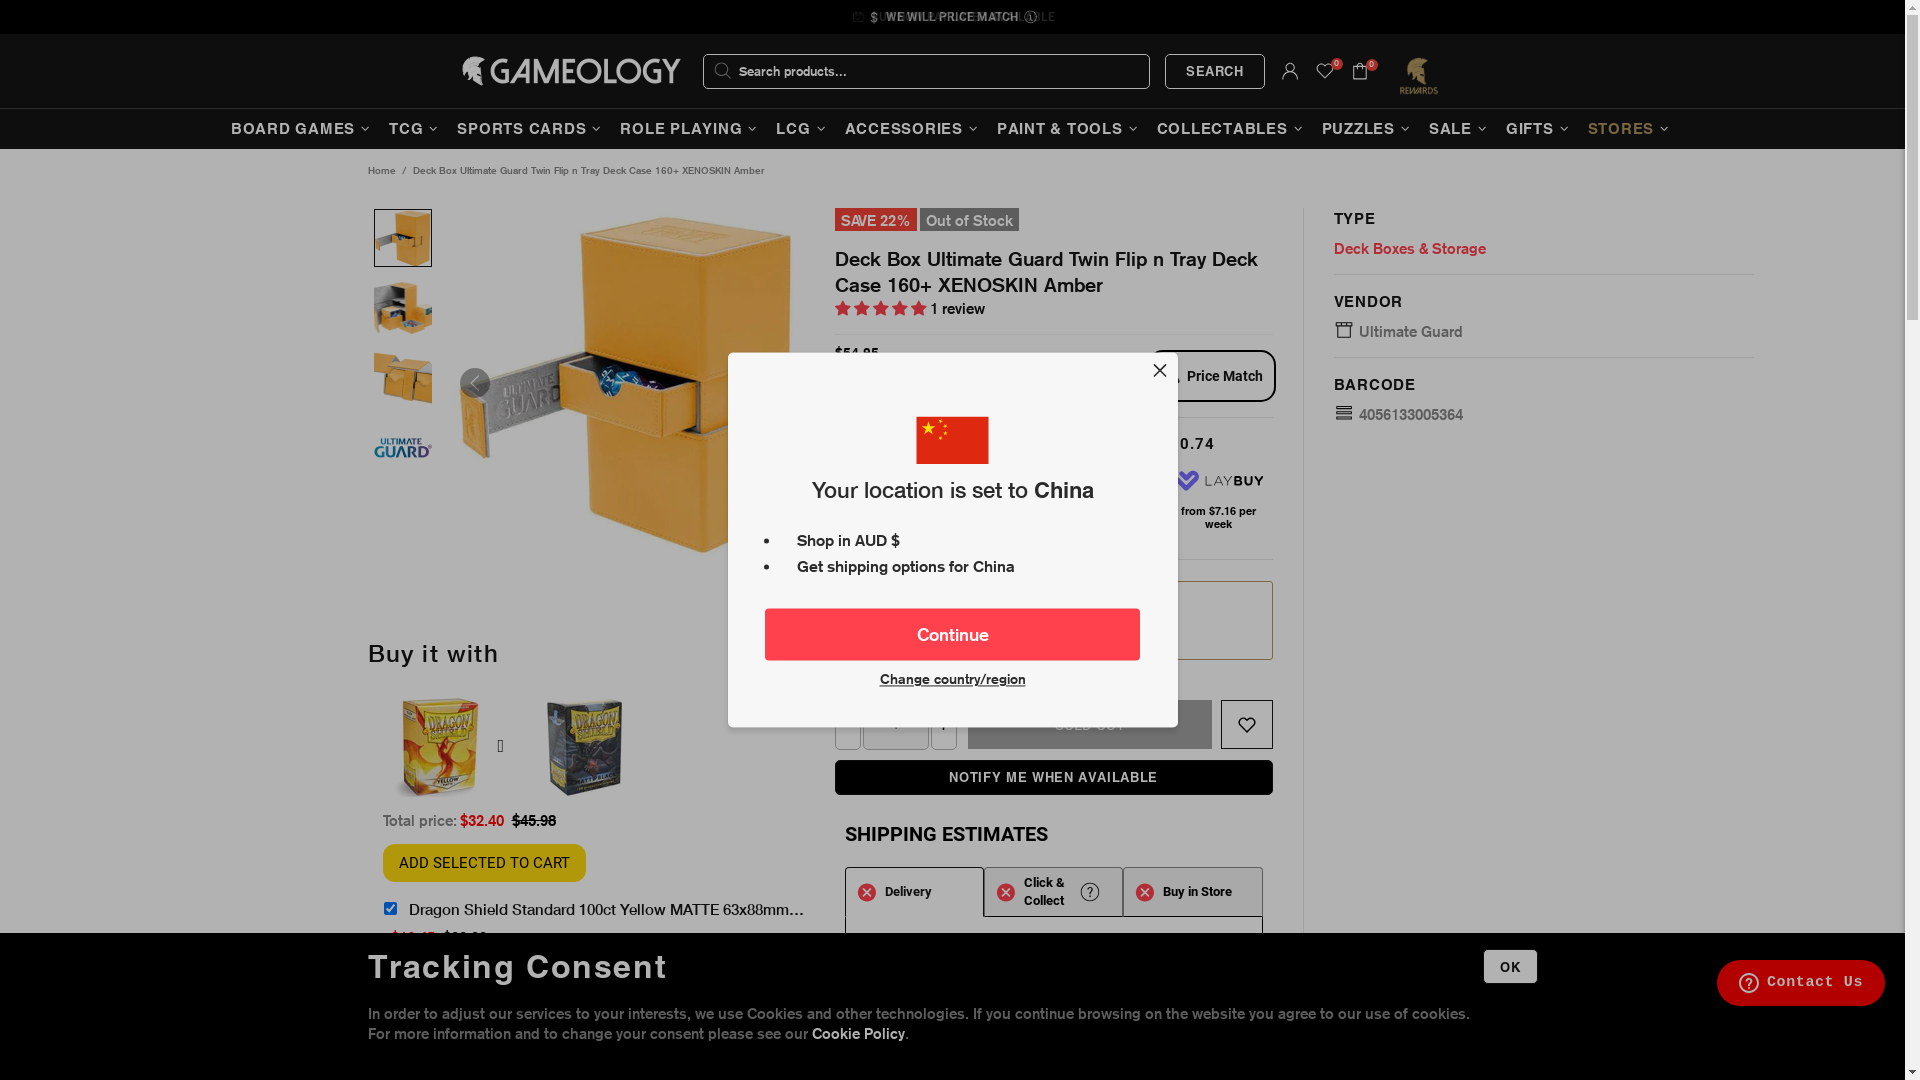 This screenshot has height=1080, width=1920. What do you see at coordinates (858, 1033) in the screenshot?
I see `'Cookie Policy'` at bounding box center [858, 1033].